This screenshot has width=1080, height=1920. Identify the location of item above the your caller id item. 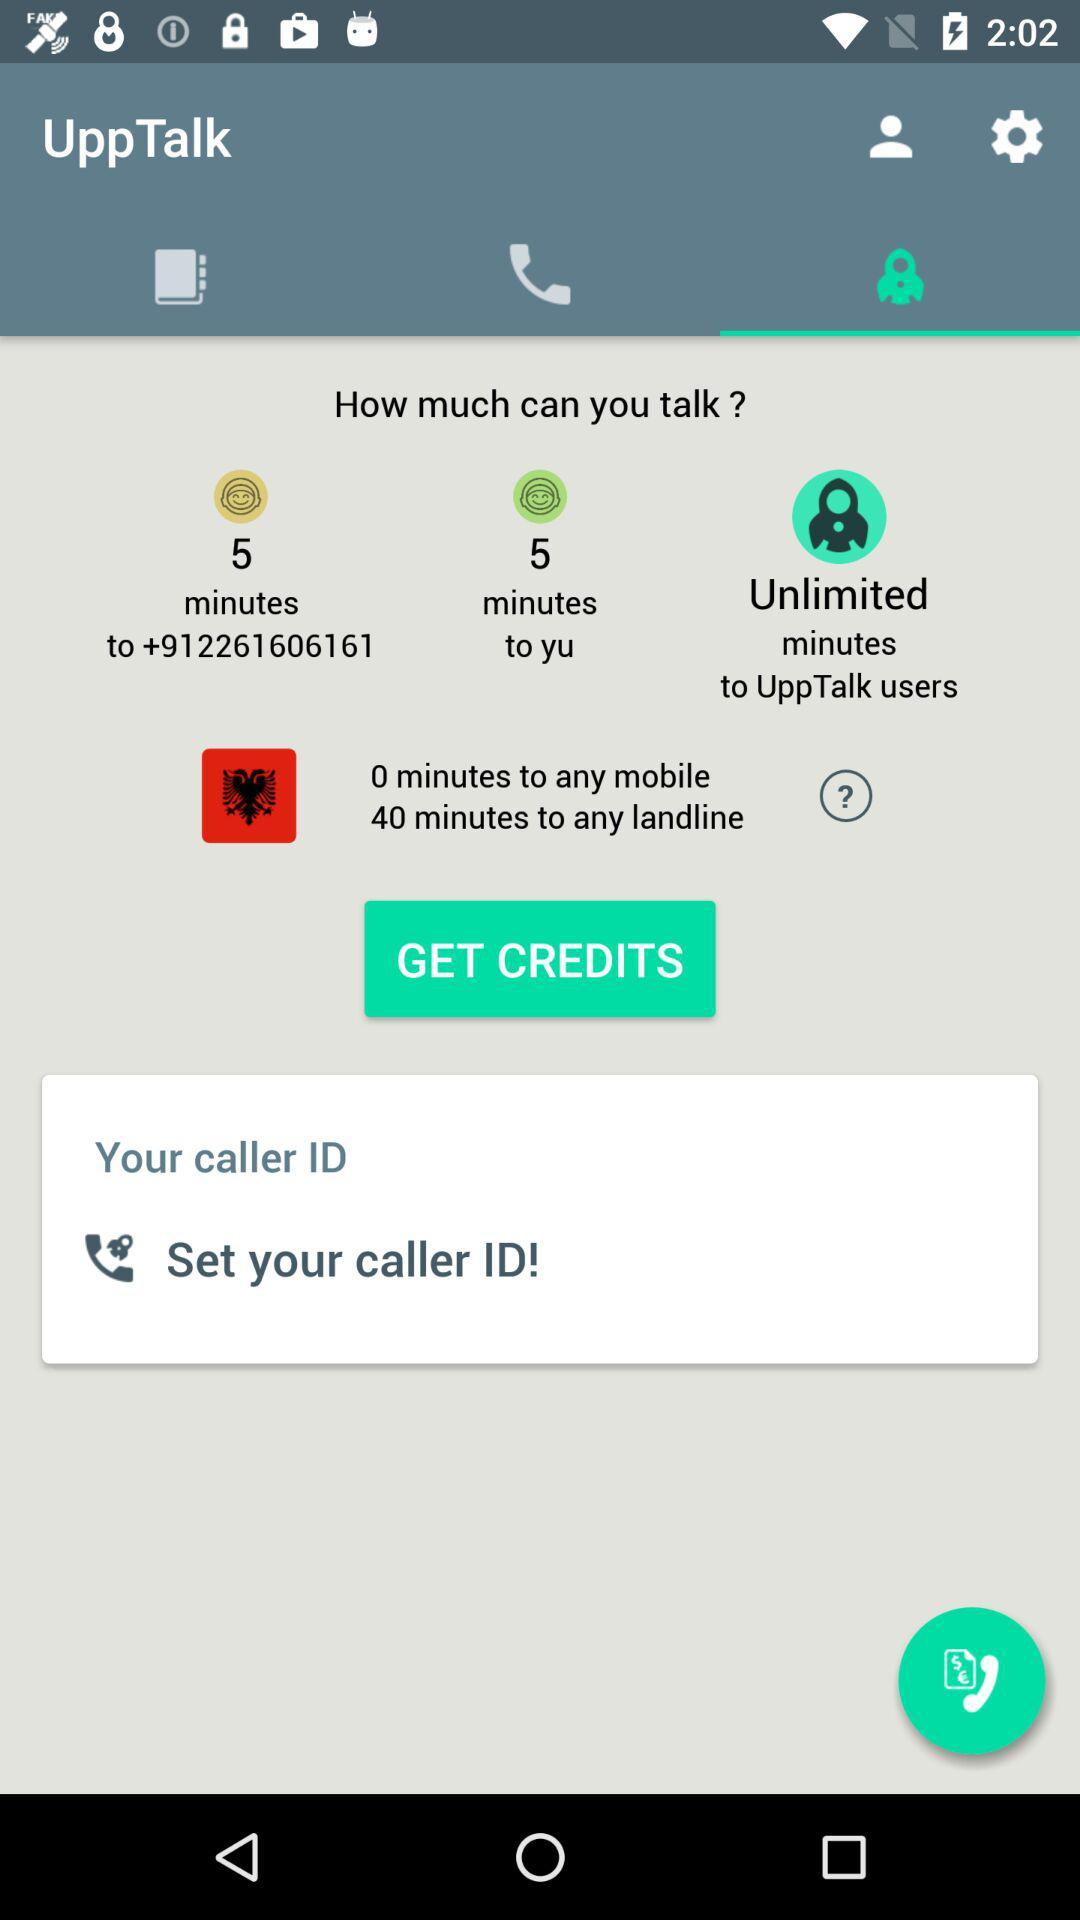
(540, 957).